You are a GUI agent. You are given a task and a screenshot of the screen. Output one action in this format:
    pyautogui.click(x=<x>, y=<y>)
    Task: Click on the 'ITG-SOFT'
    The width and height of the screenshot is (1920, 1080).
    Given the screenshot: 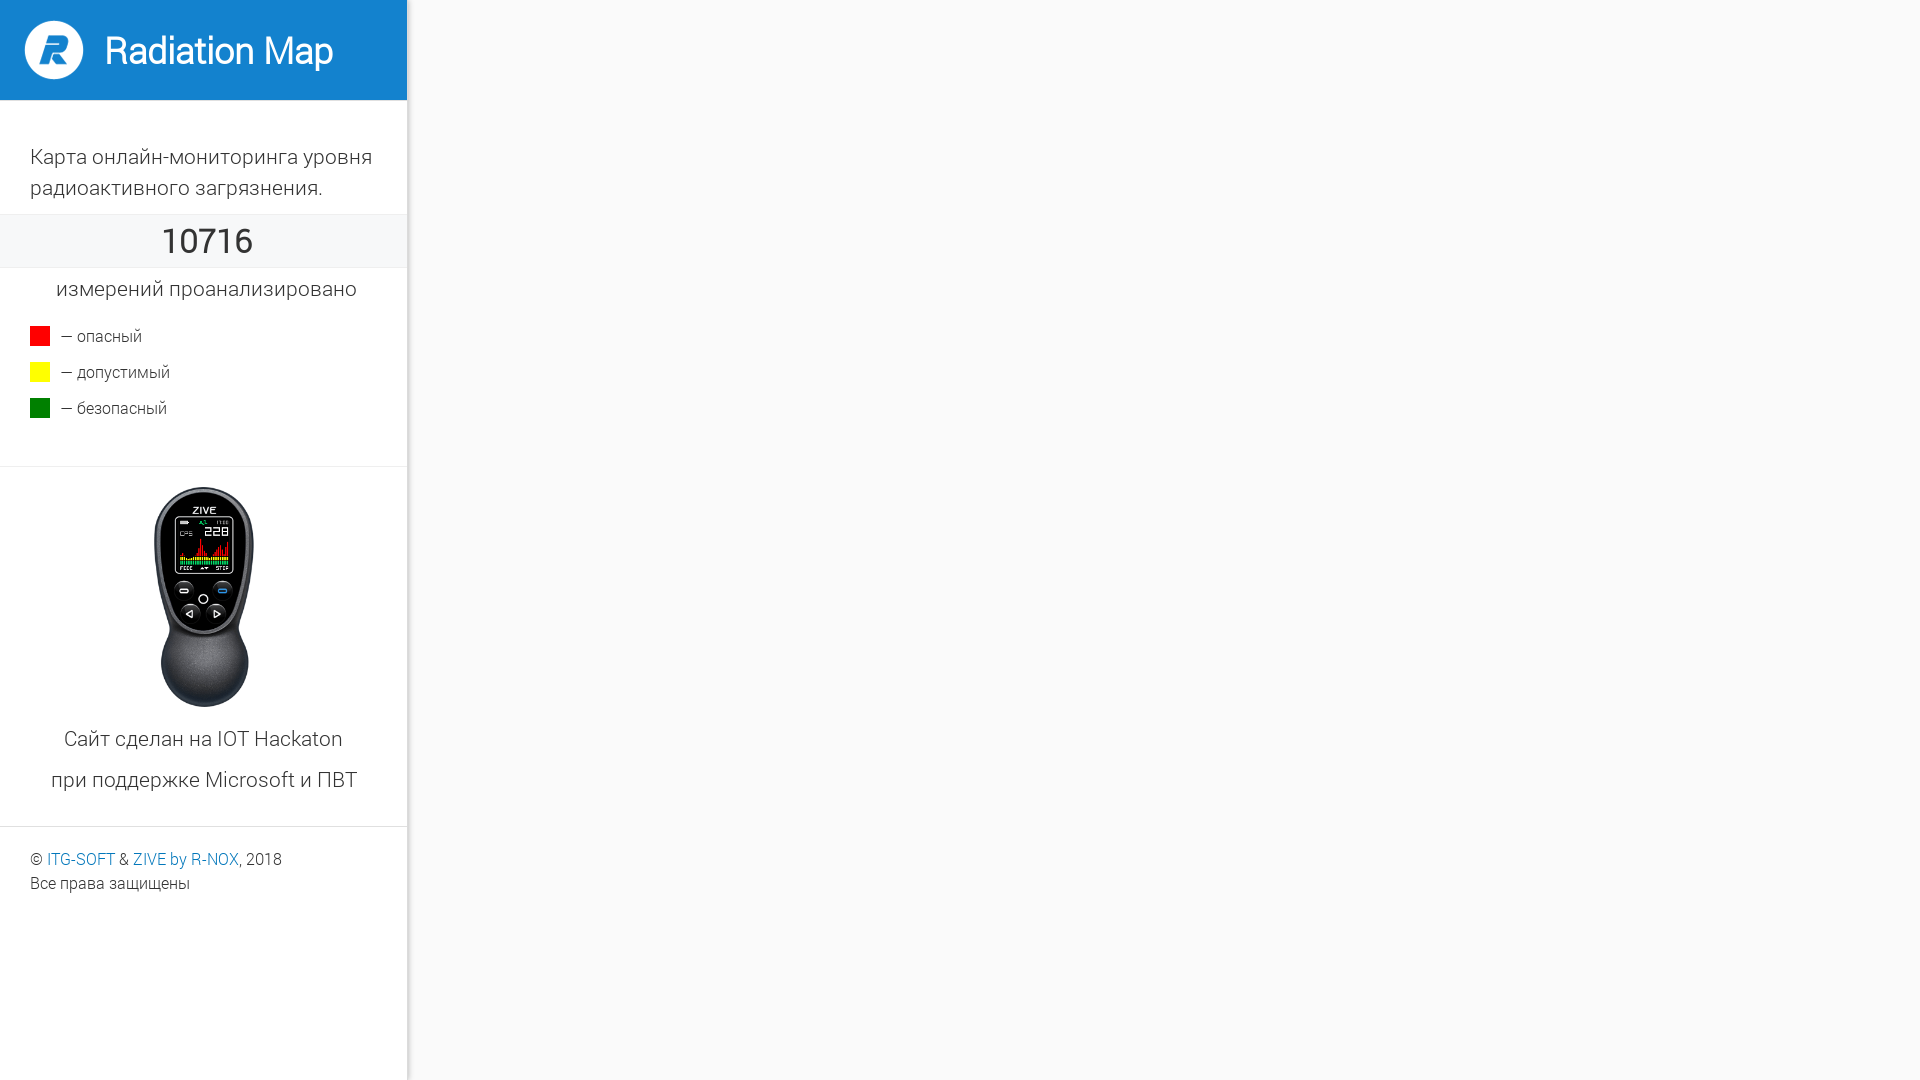 What is the action you would take?
    pyautogui.click(x=80, y=857)
    